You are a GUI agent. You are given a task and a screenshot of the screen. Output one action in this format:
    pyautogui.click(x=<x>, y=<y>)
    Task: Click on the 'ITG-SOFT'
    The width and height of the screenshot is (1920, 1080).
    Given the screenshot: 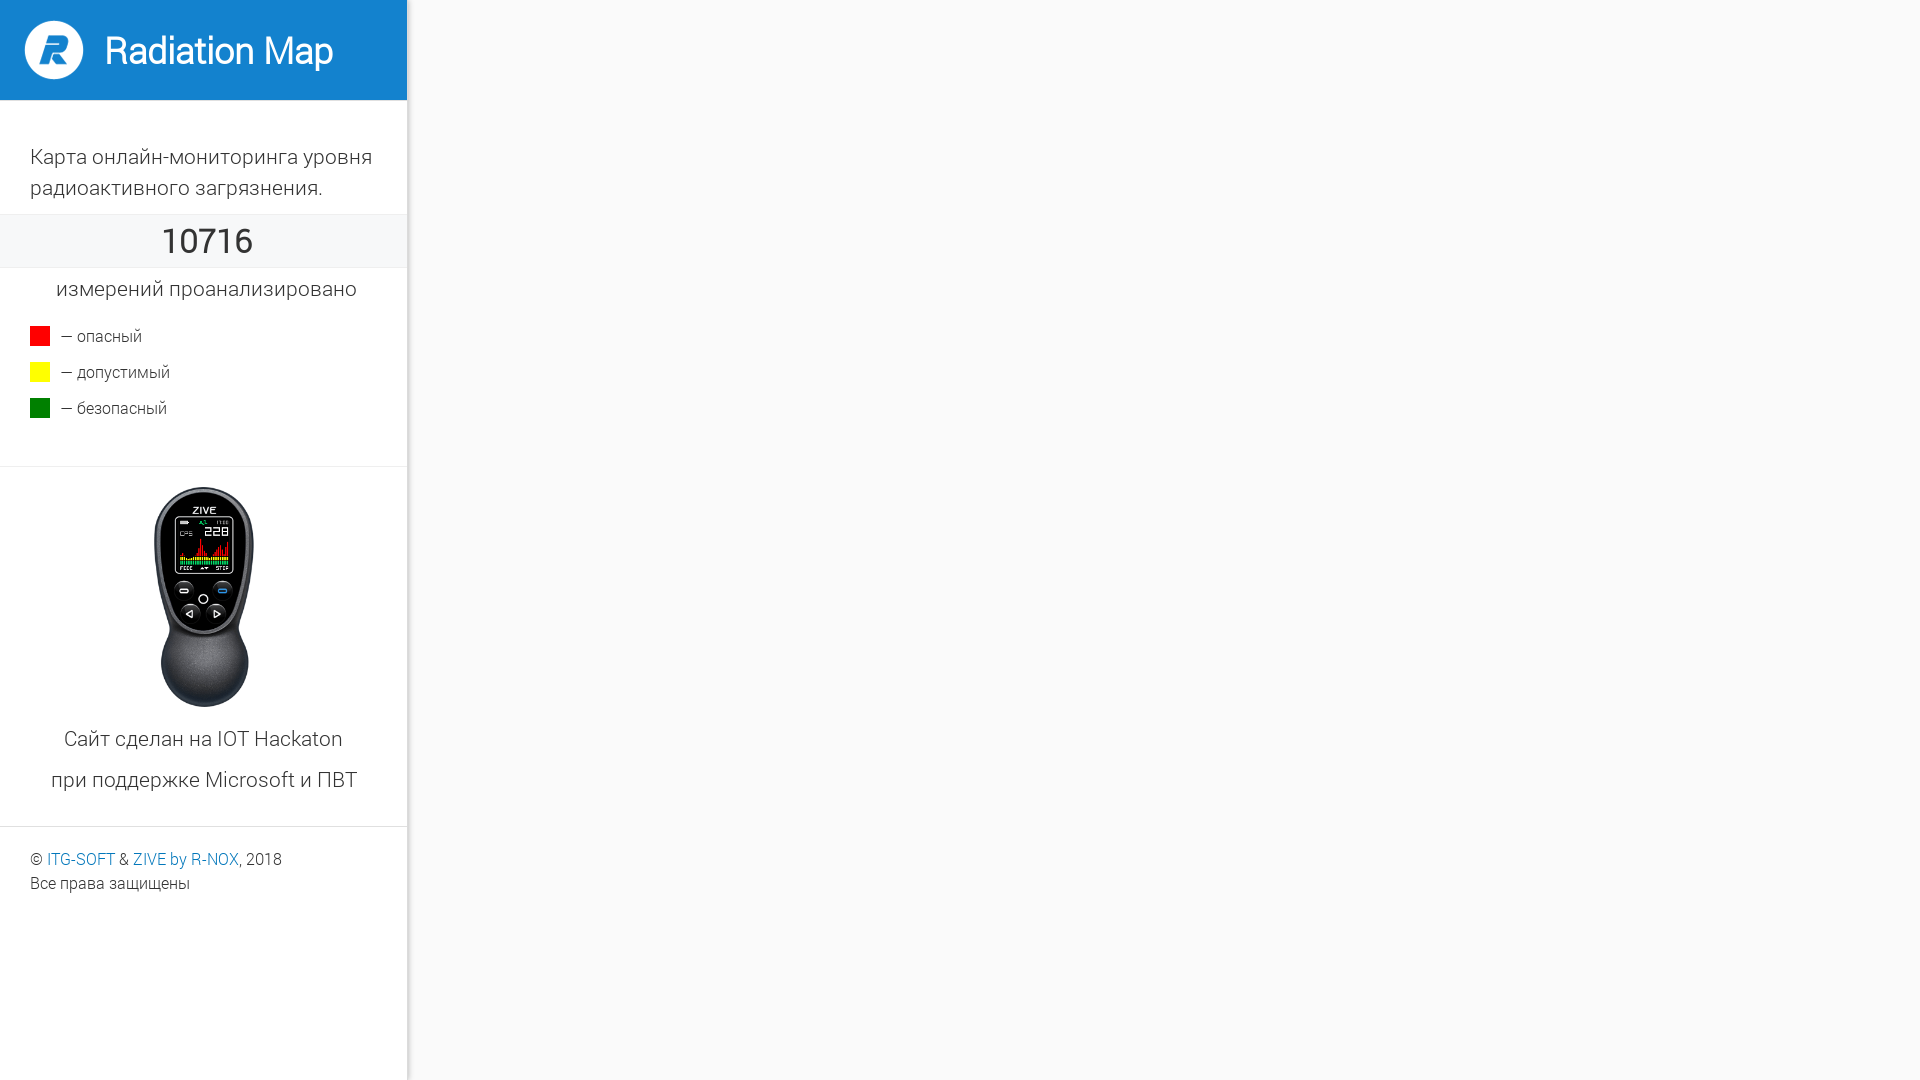 What is the action you would take?
    pyautogui.click(x=80, y=857)
    